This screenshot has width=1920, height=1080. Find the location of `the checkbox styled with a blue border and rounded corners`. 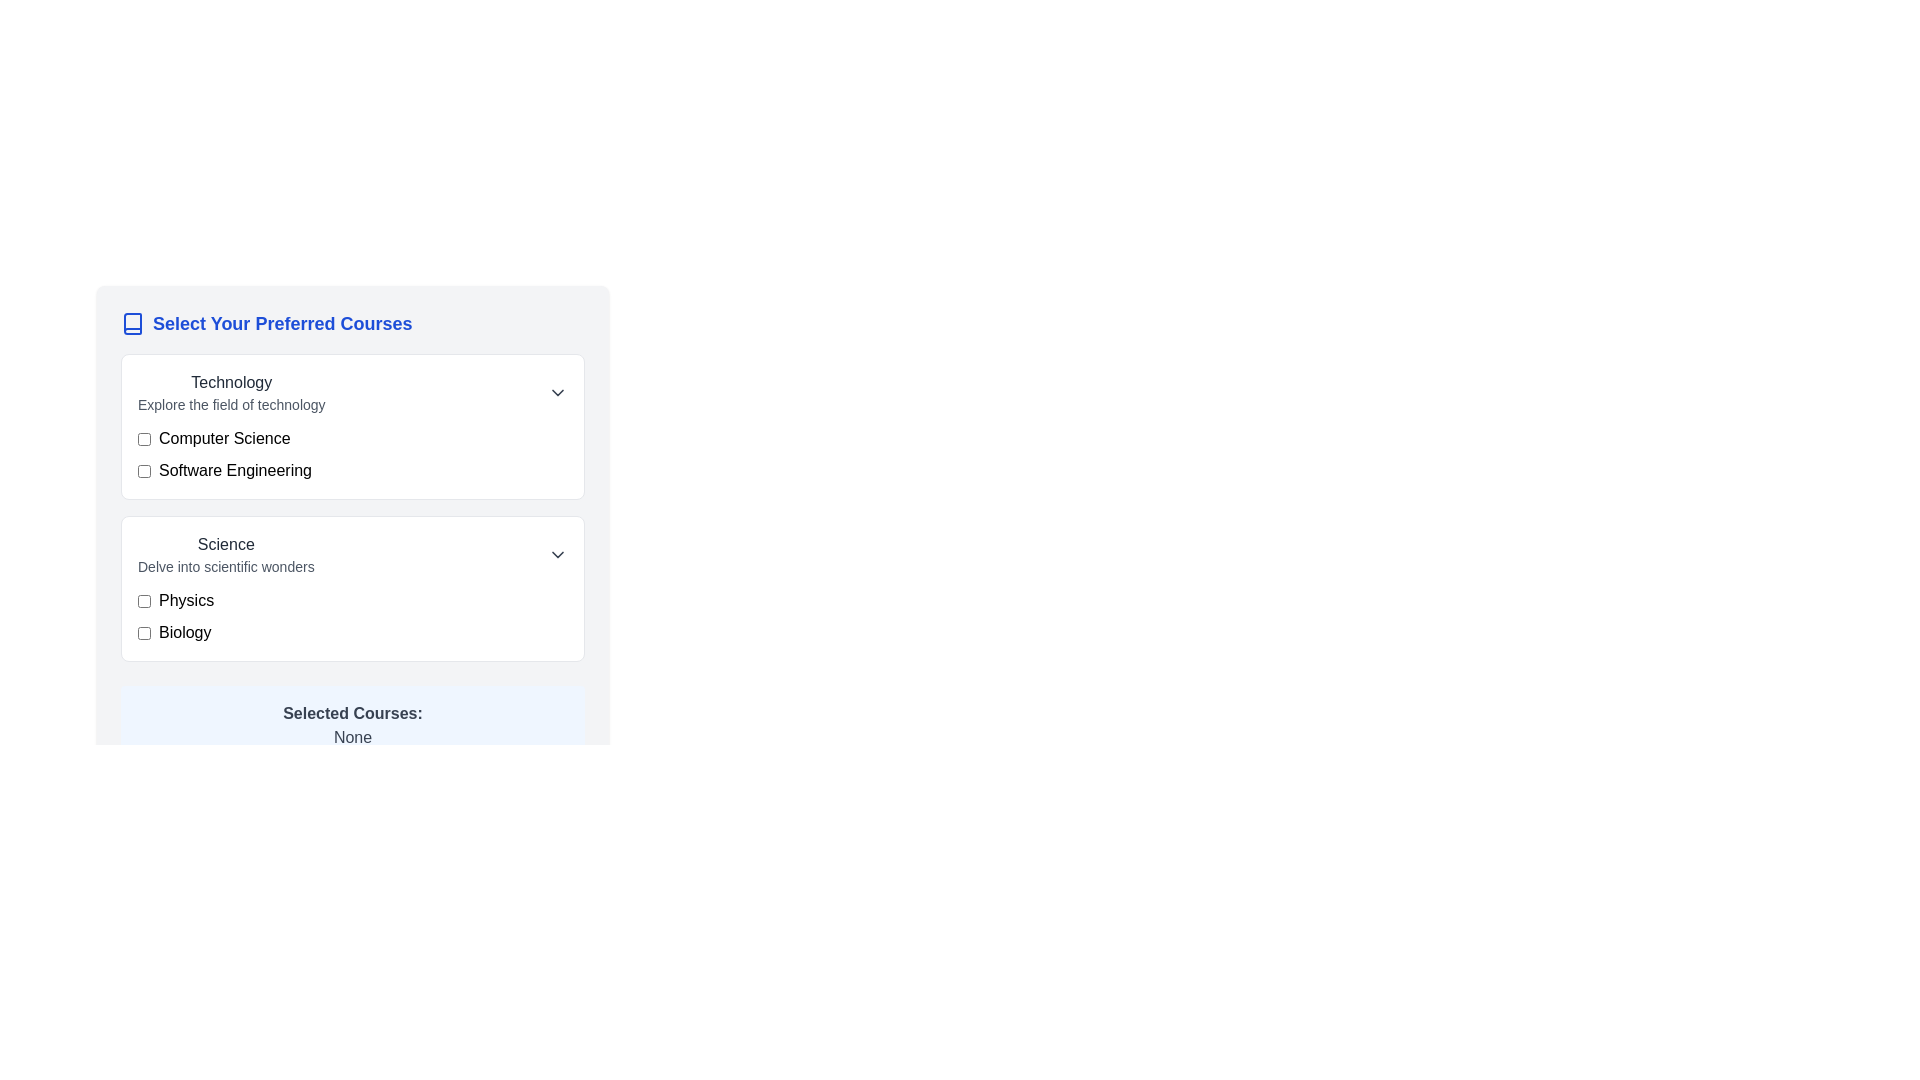

the checkbox styled with a blue border and rounded corners is located at coordinates (143, 600).